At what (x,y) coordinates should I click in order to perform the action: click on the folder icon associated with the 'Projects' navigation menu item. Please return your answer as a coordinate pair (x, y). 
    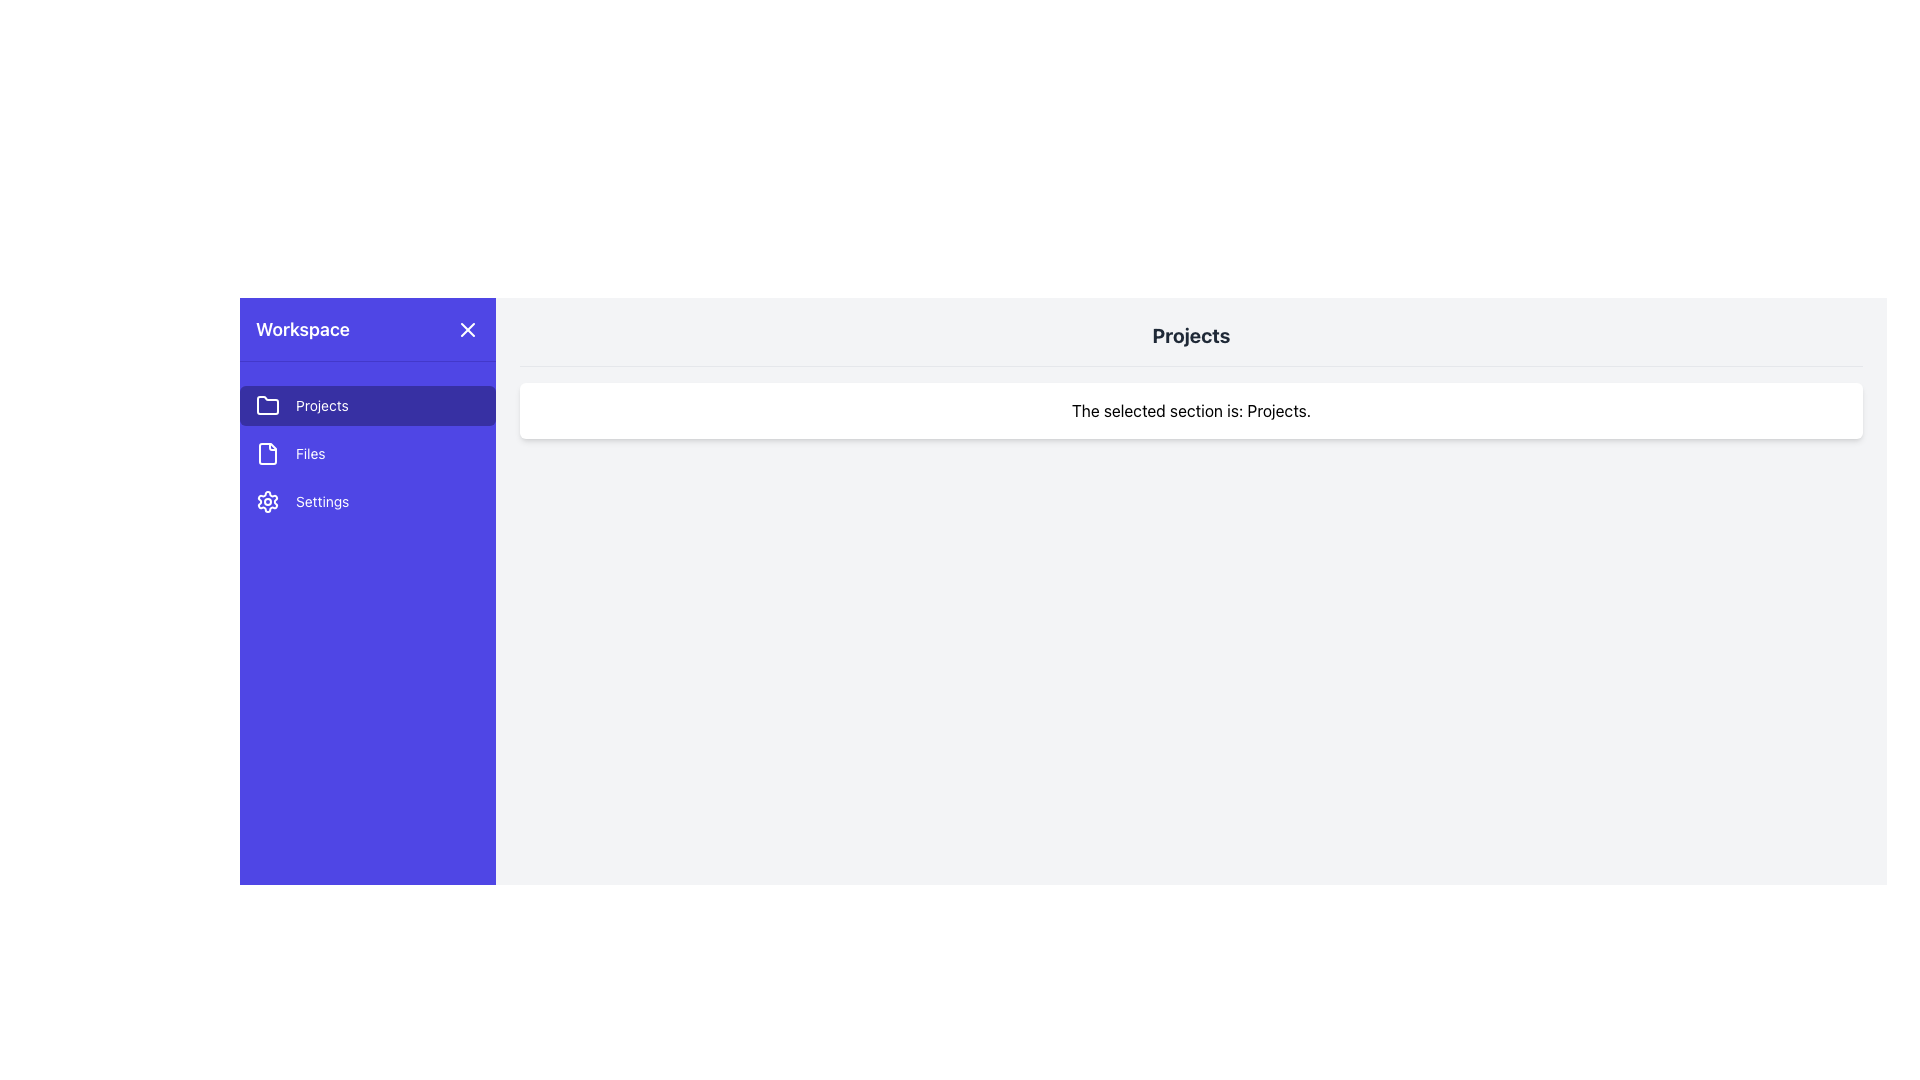
    Looking at the image, I should click on (267, 405).